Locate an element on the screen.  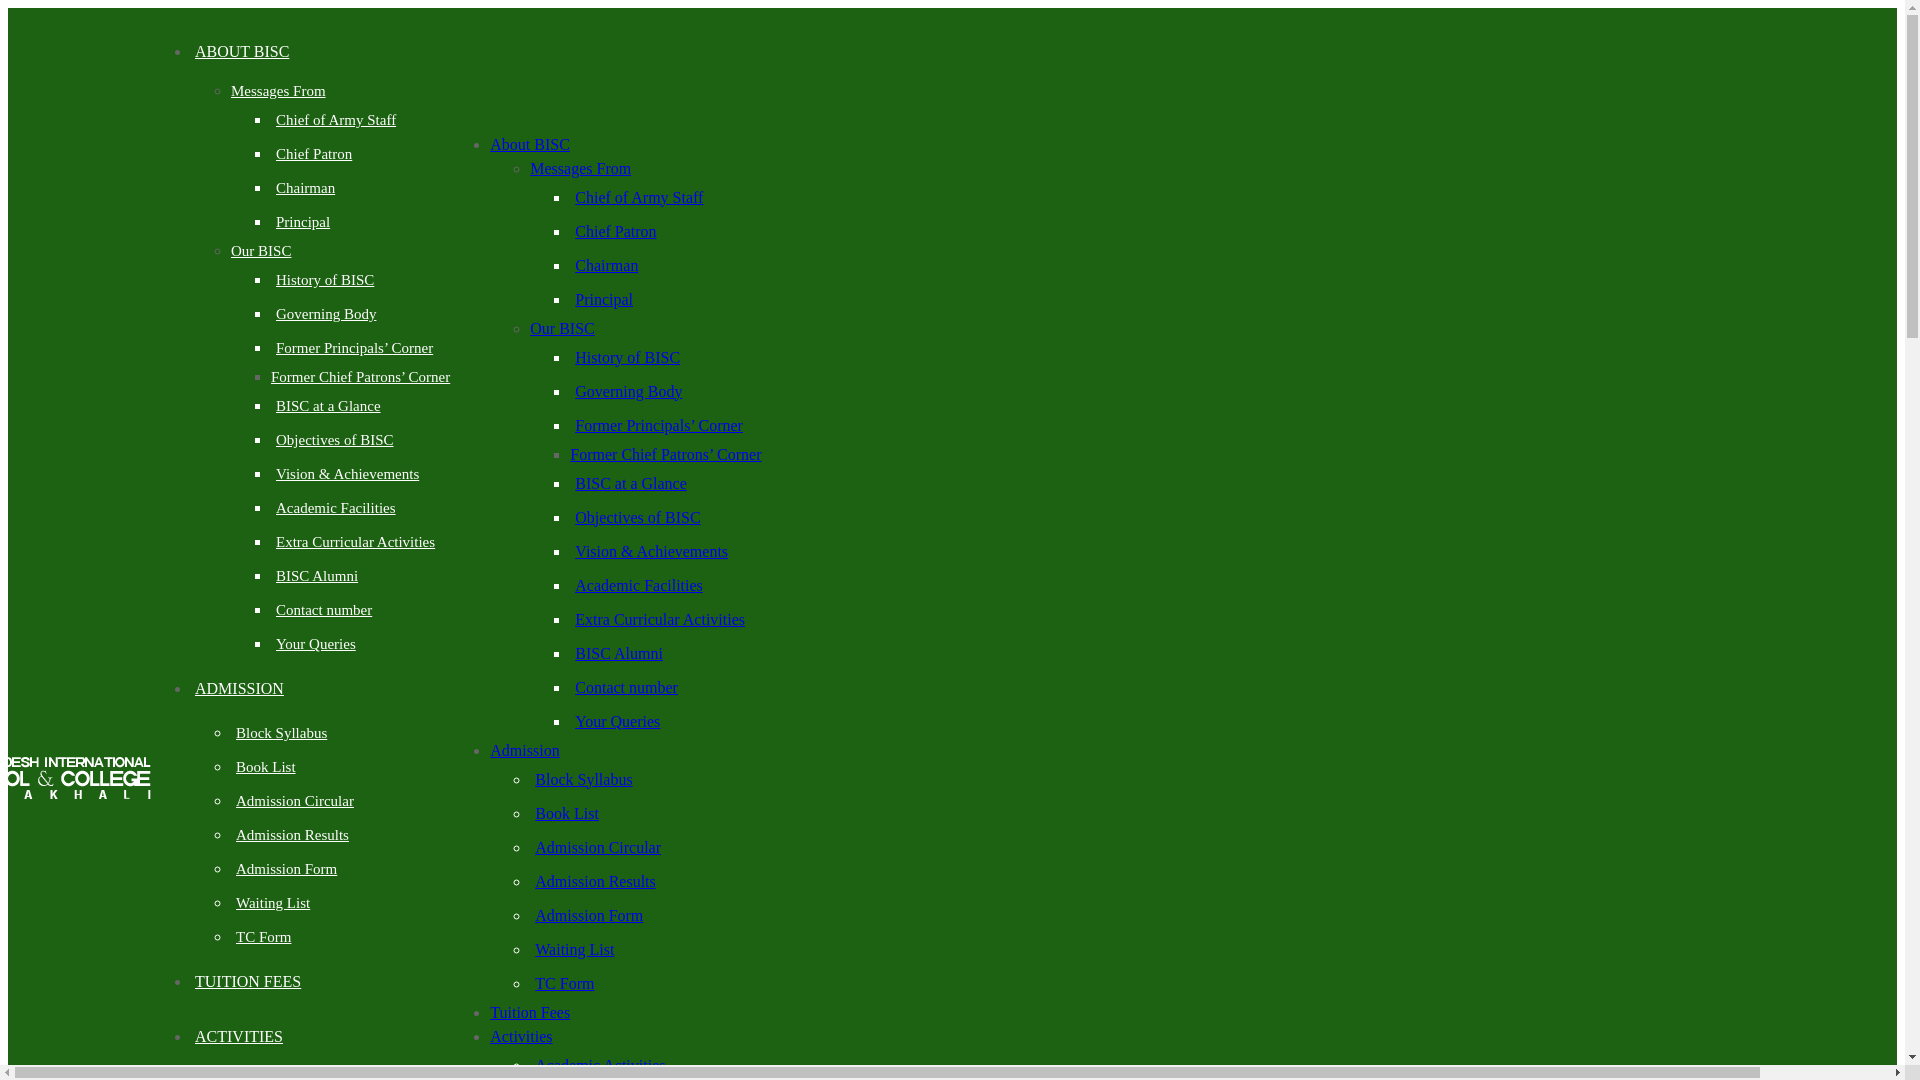
'Your Queries' is located at coordinates (616, 720).